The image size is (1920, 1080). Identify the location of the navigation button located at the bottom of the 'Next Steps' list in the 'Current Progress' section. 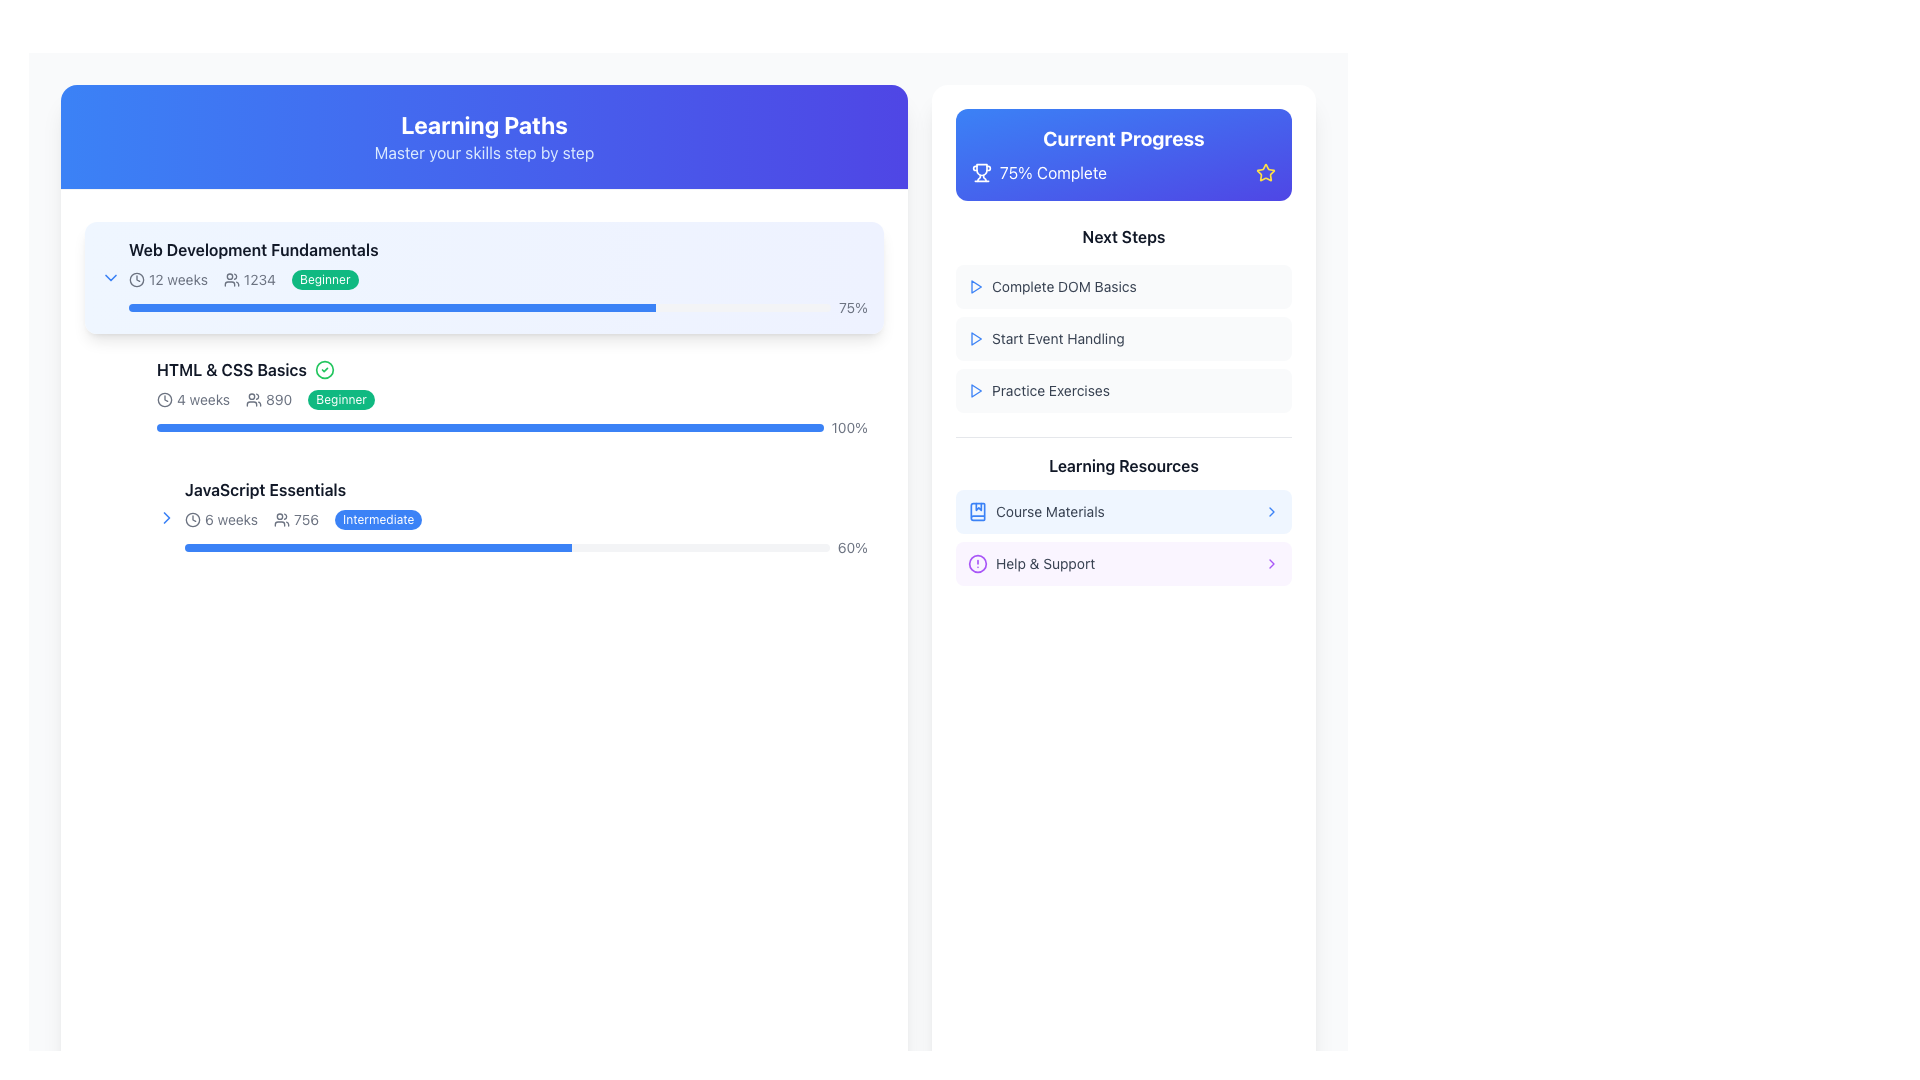
(1123, 390).